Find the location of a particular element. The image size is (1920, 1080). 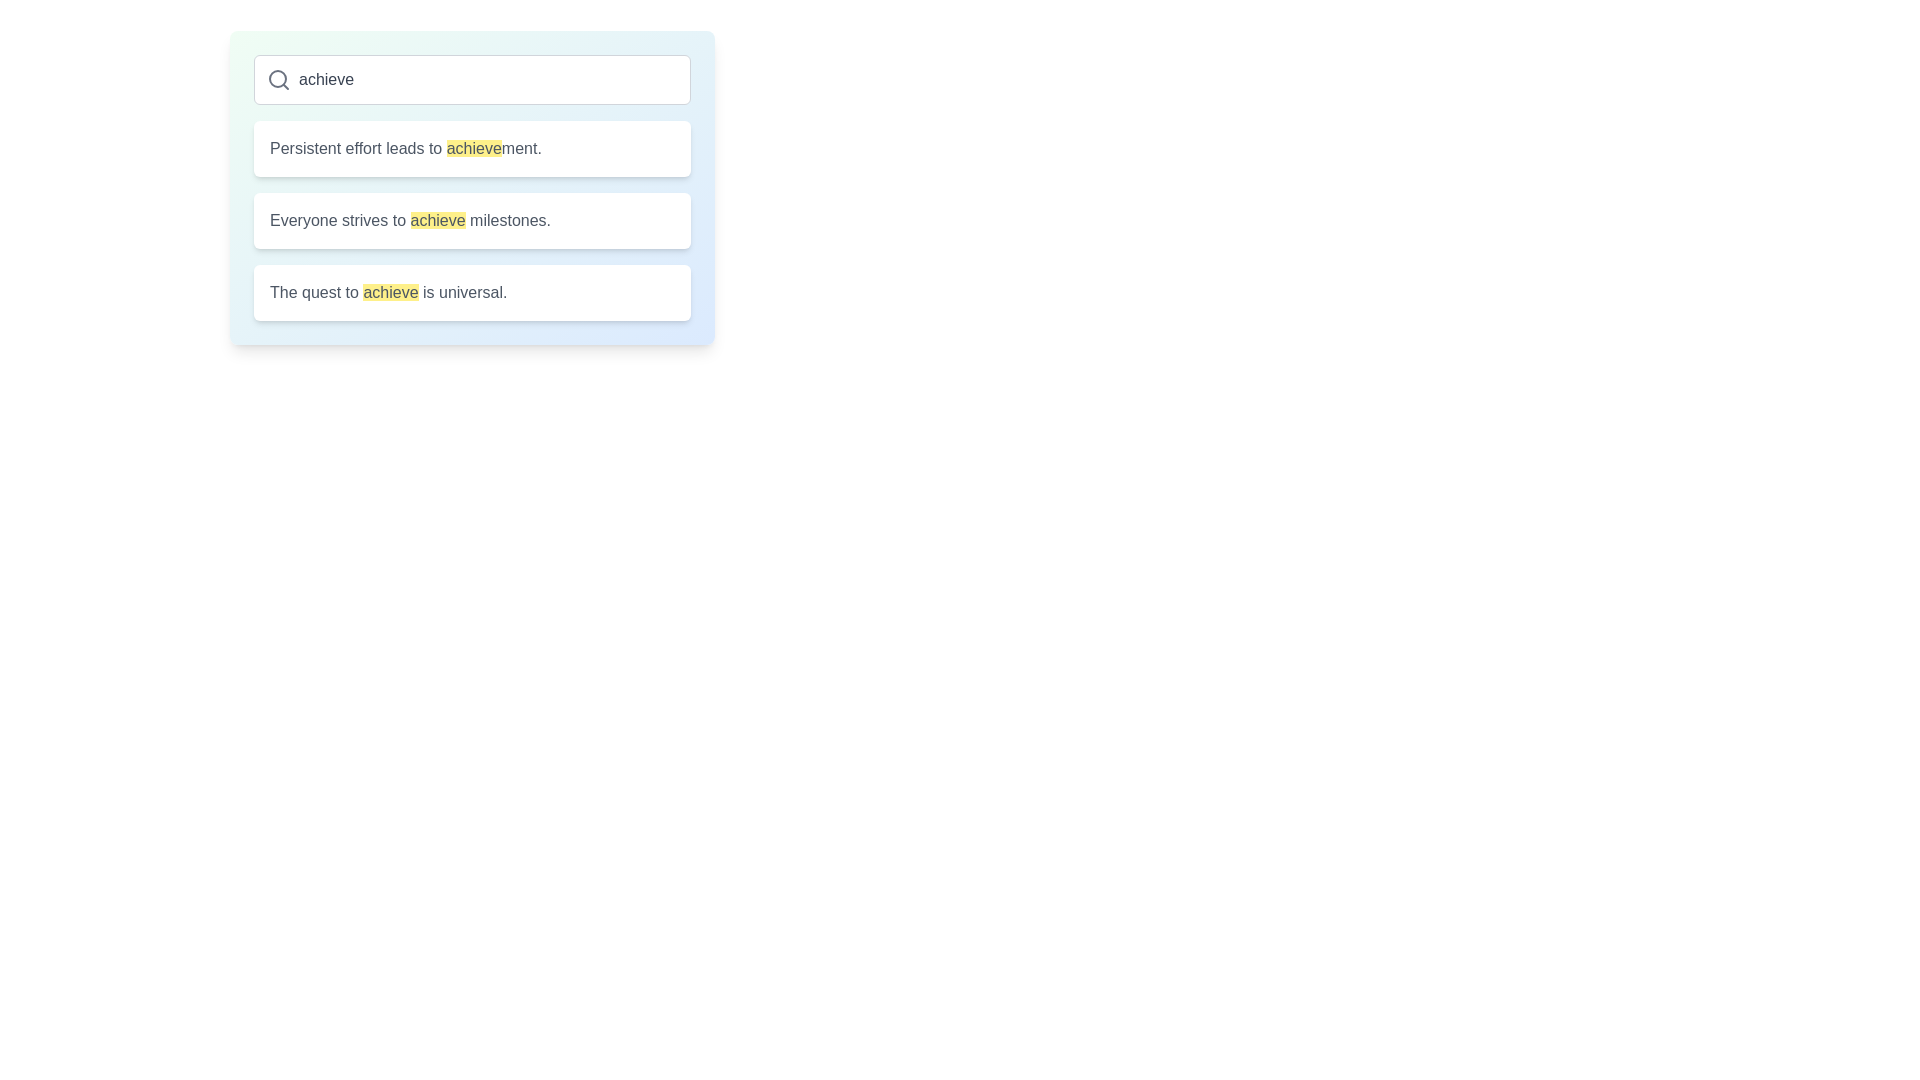

the third Text Display element in the vertical list to observe hover effects is located at coordinates (471, 293).